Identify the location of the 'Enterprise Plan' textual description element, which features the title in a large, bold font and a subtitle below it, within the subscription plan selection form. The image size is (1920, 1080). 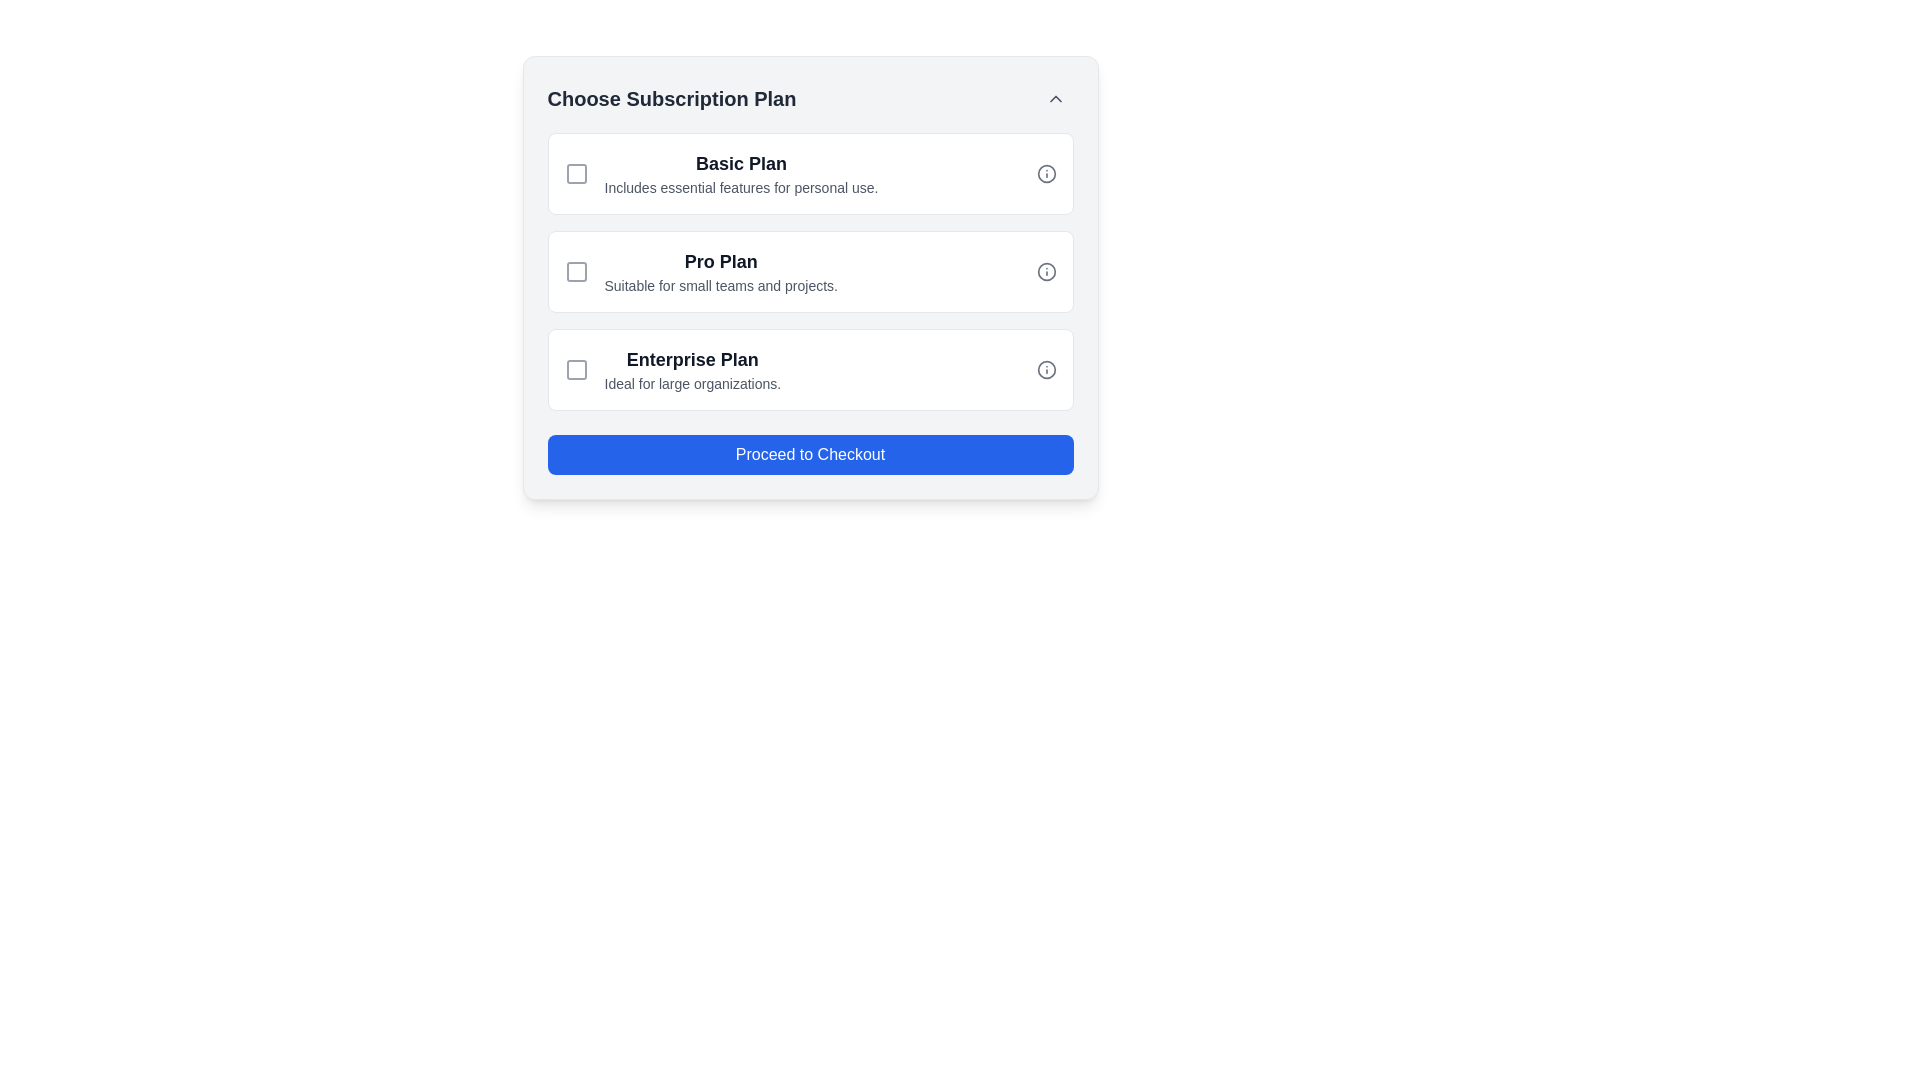
(692, 370).